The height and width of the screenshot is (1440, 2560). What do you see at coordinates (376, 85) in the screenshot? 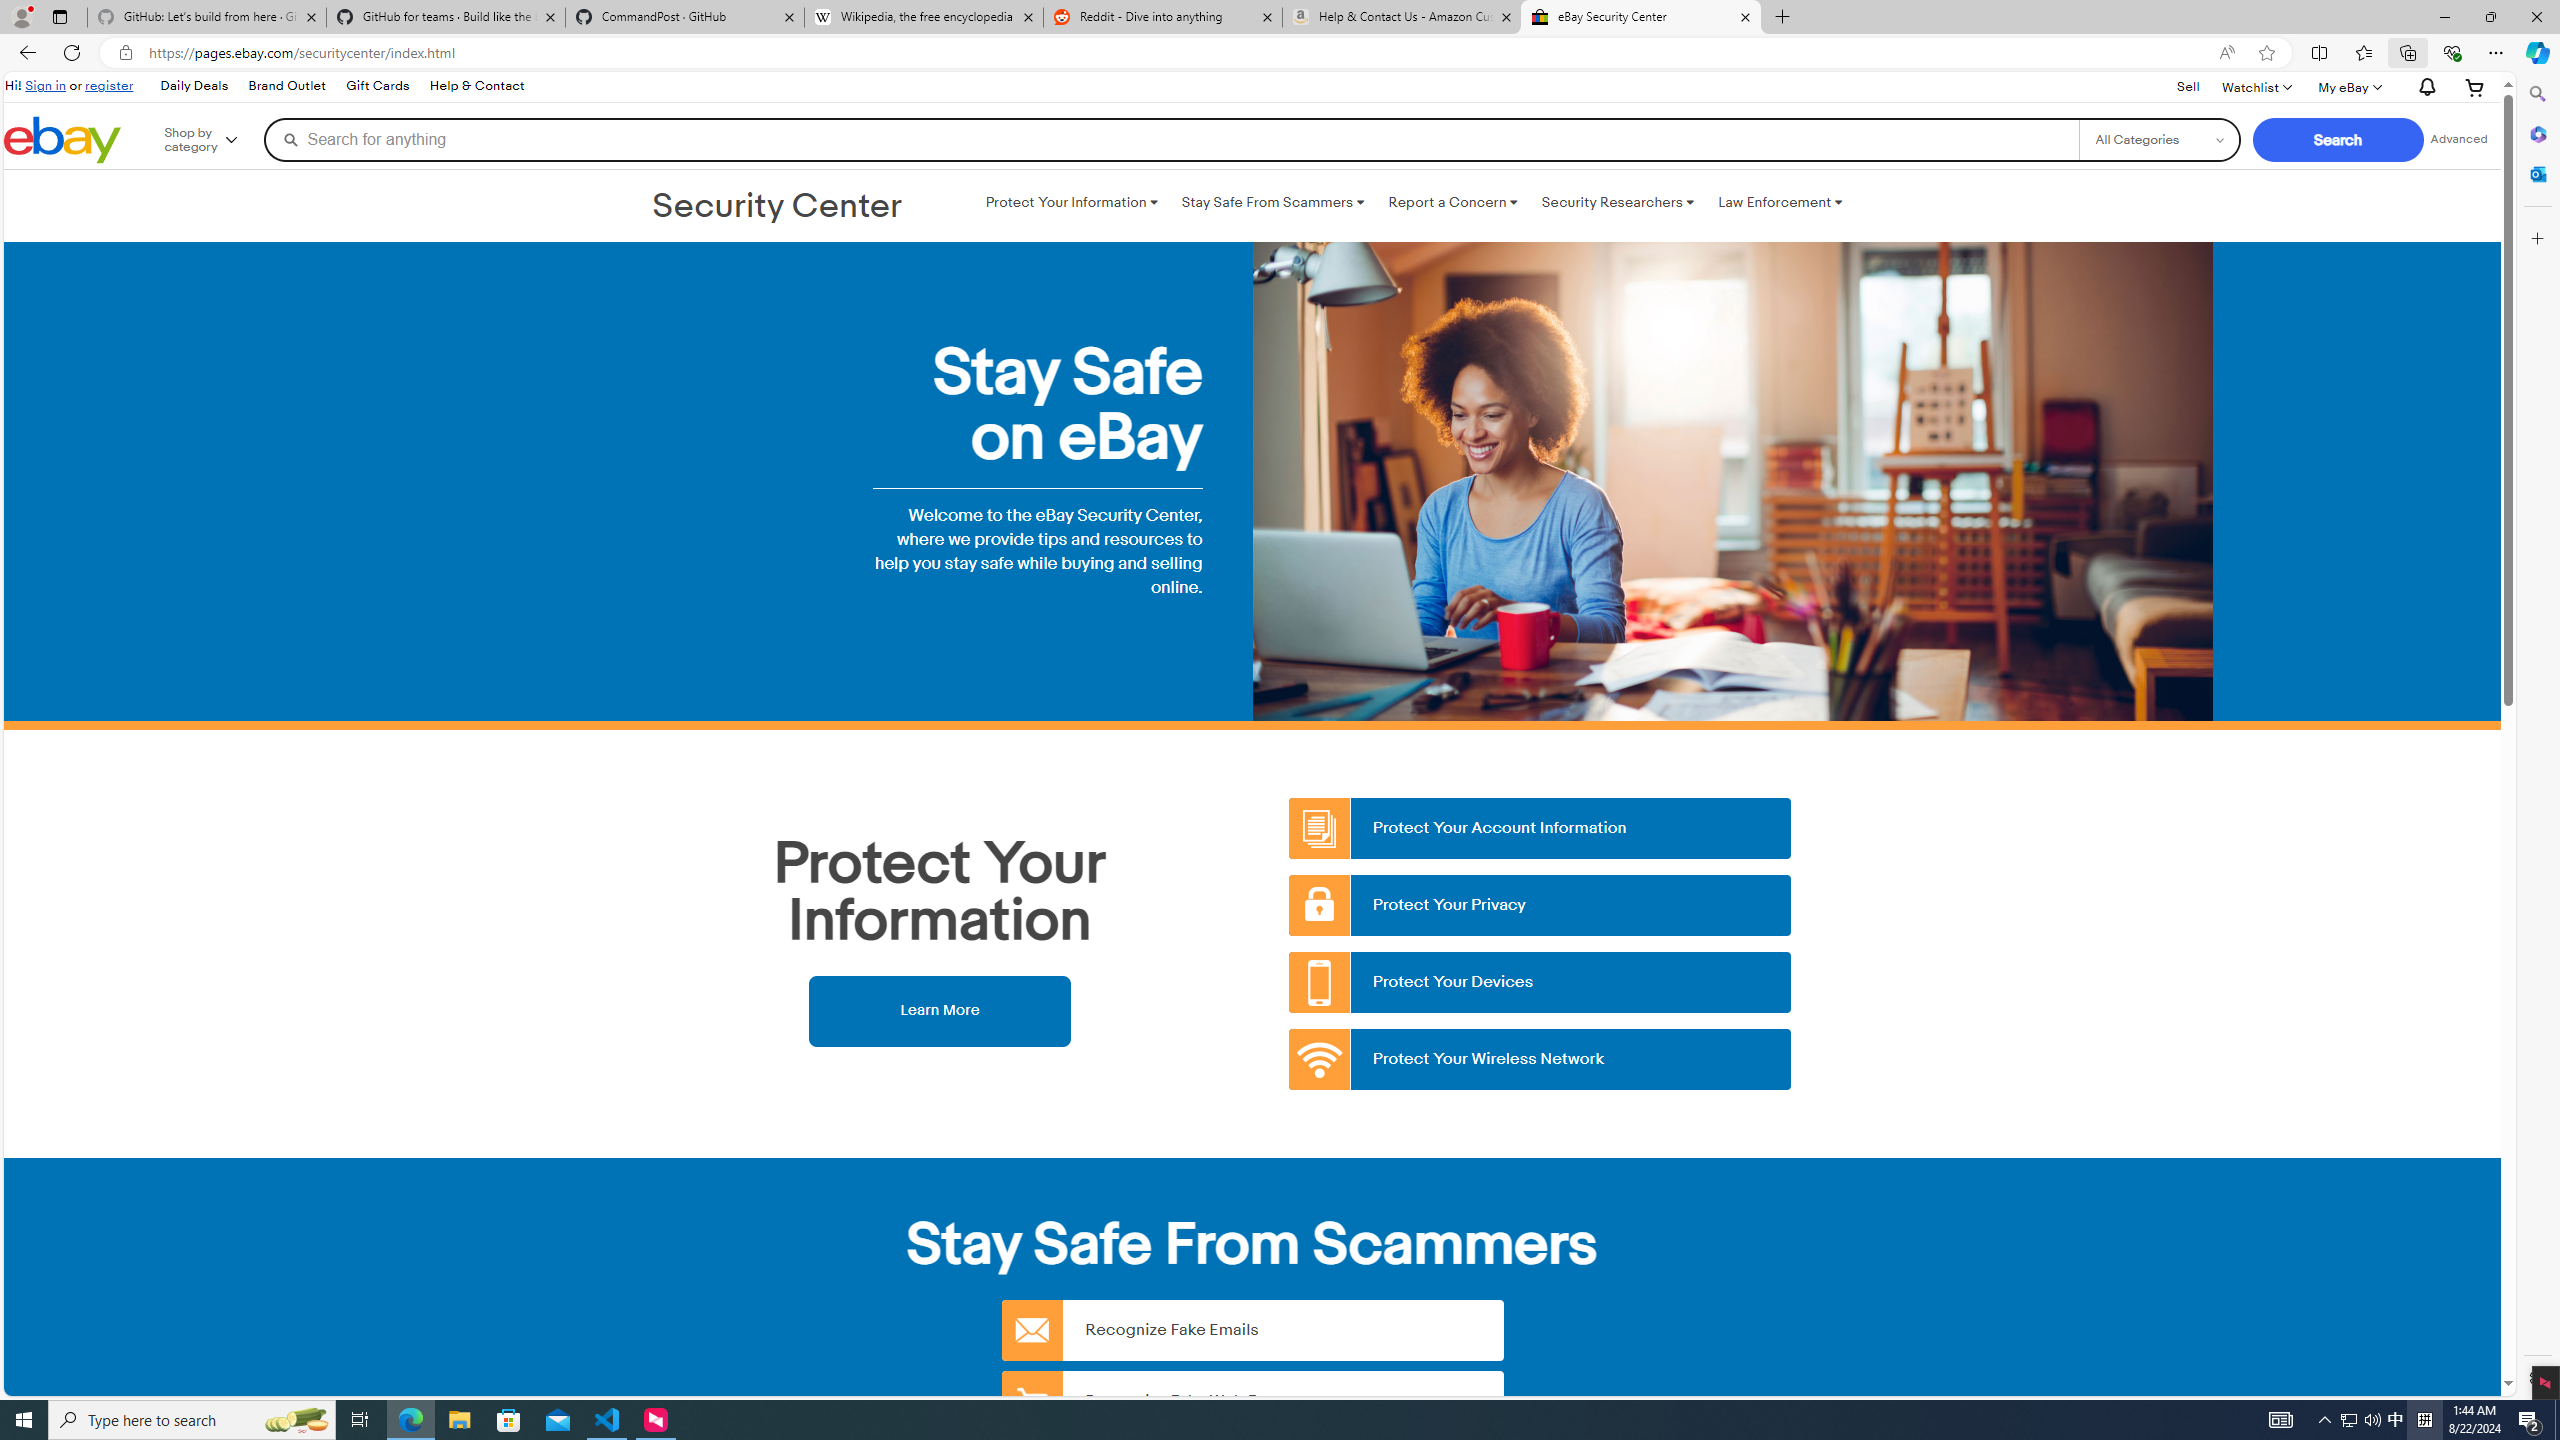
I see `'Gift Cards'` at bounding box center [376, 85].